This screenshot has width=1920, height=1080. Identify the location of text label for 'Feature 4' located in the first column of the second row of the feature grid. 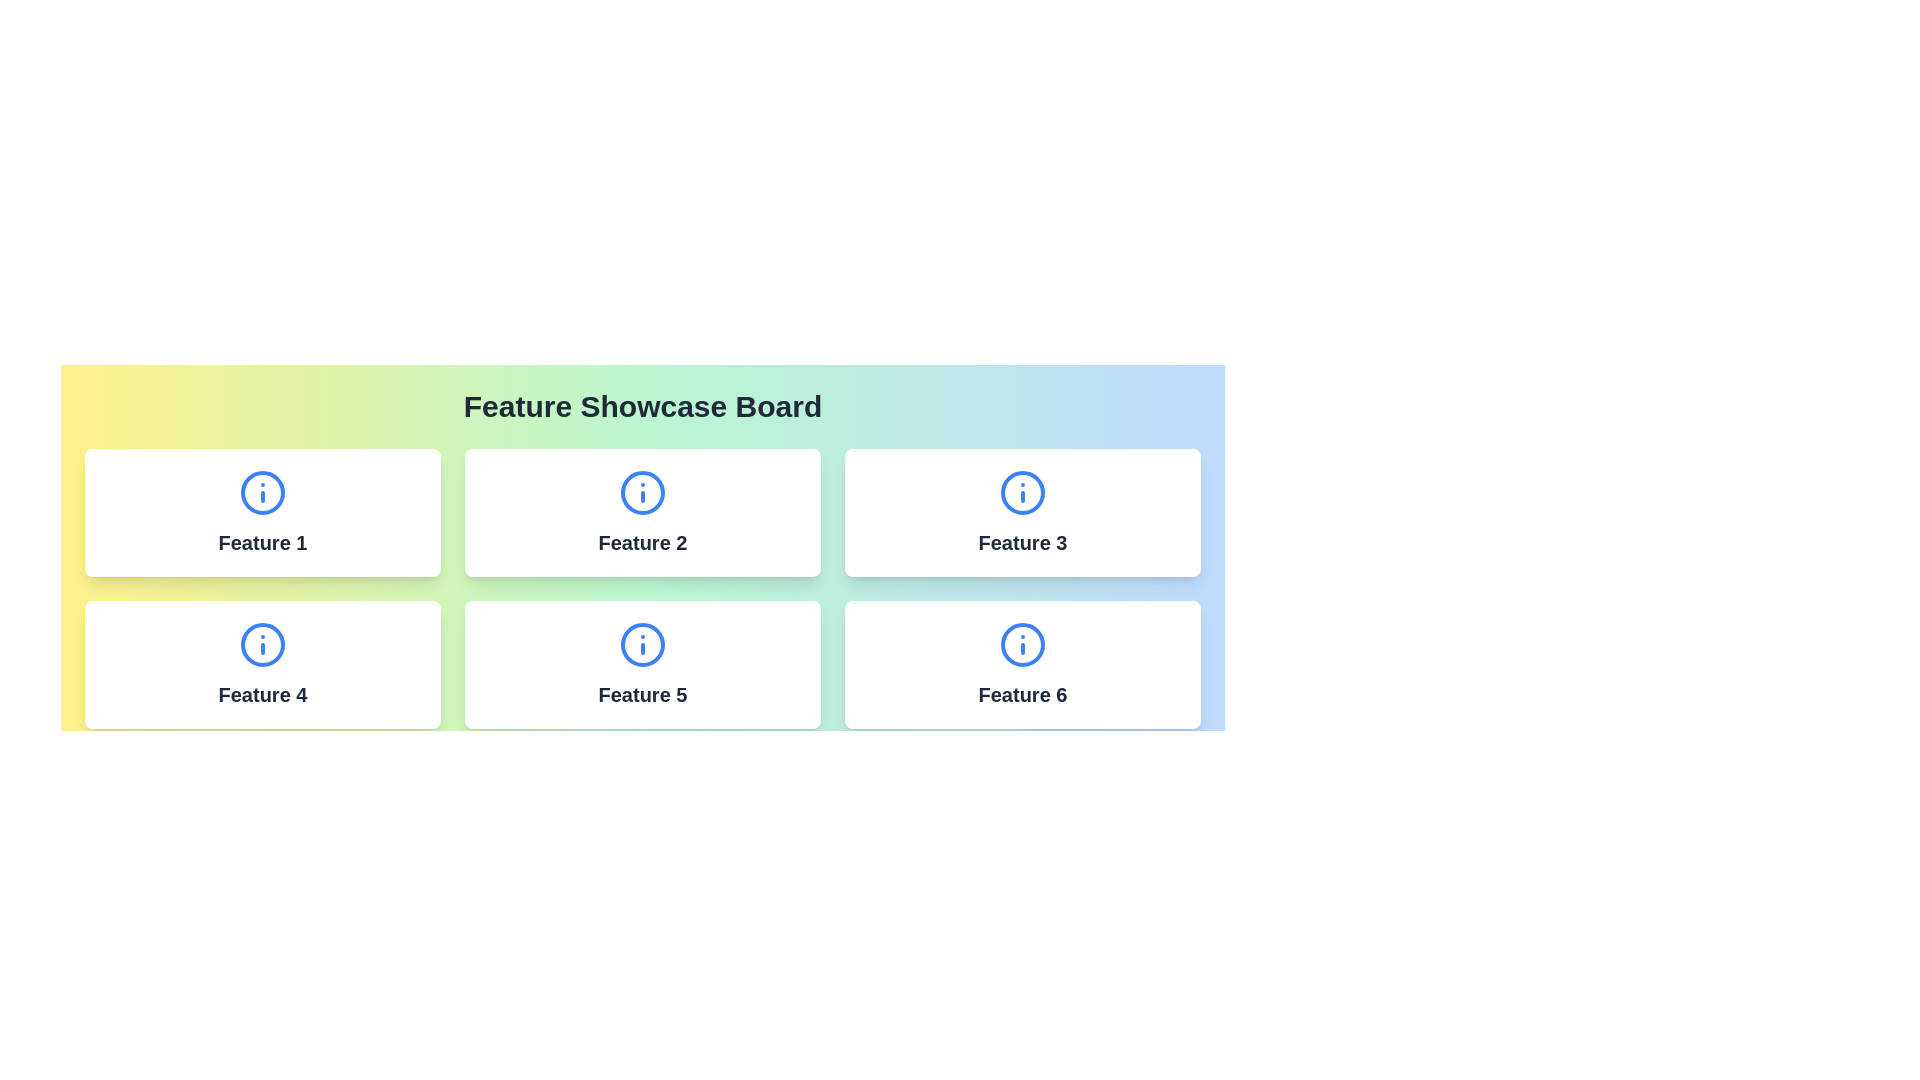
(262, 693).